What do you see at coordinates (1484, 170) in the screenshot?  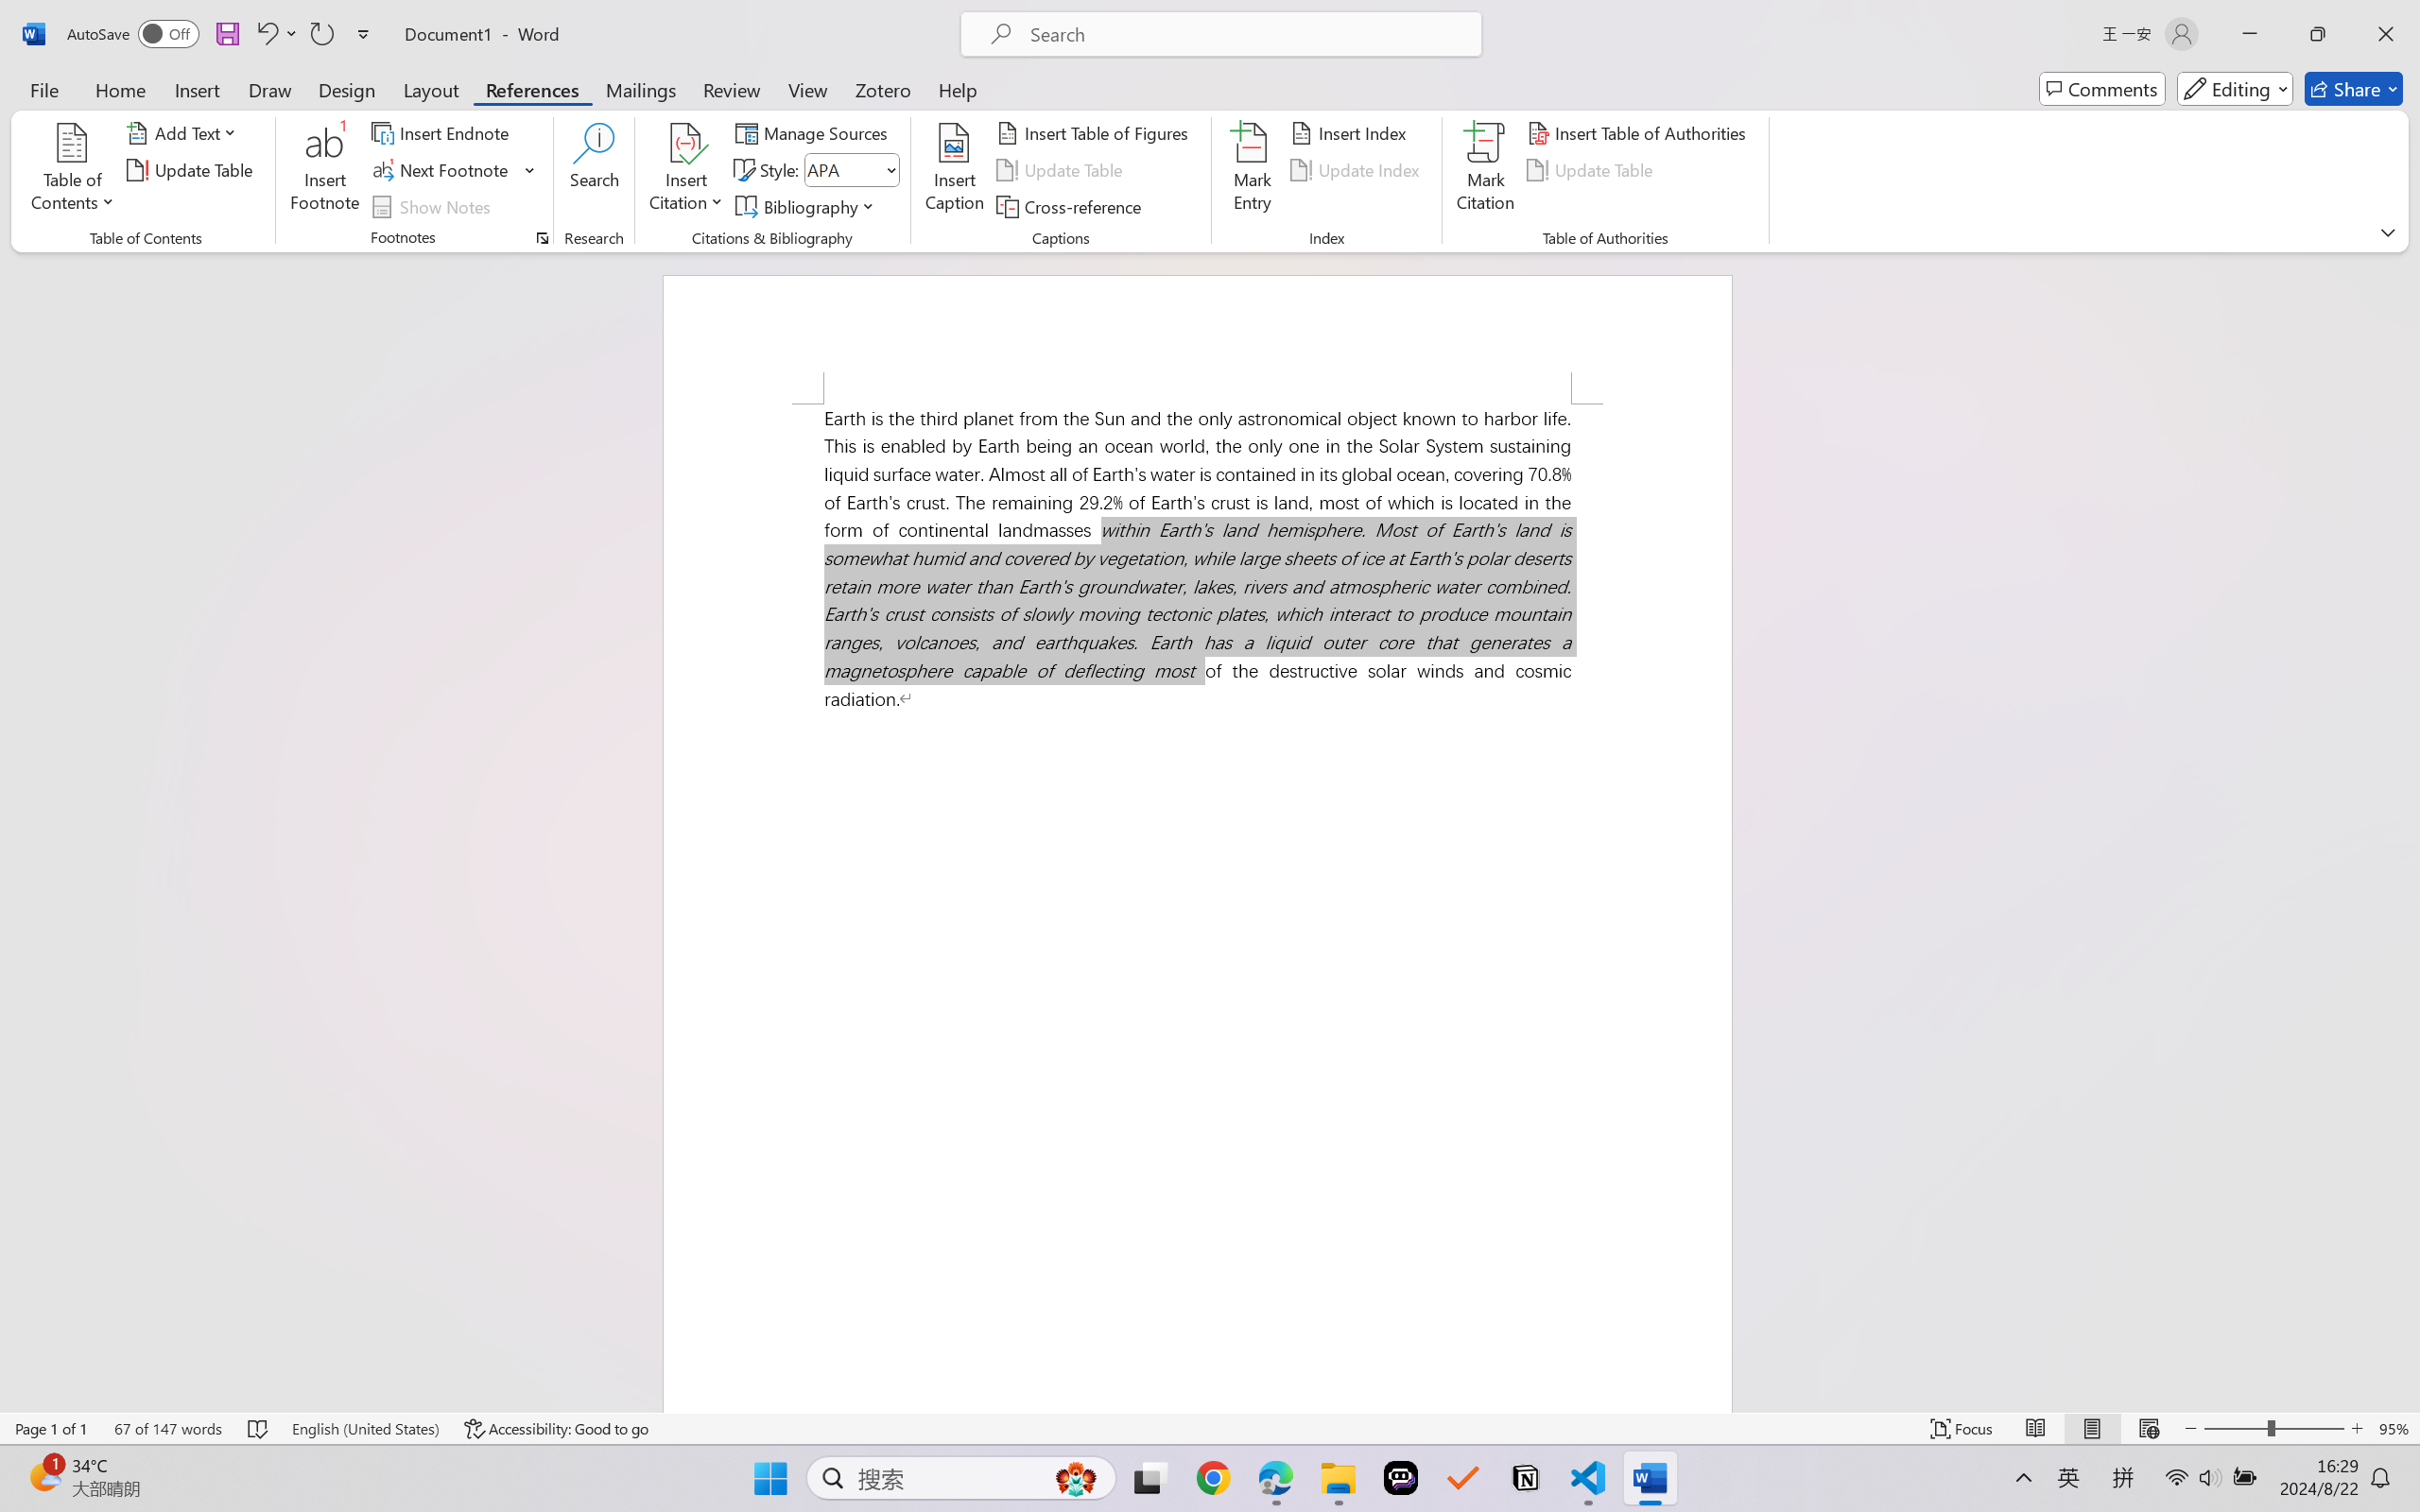 I see `'Mark Citation...'` at bounding box center [1484, 170].